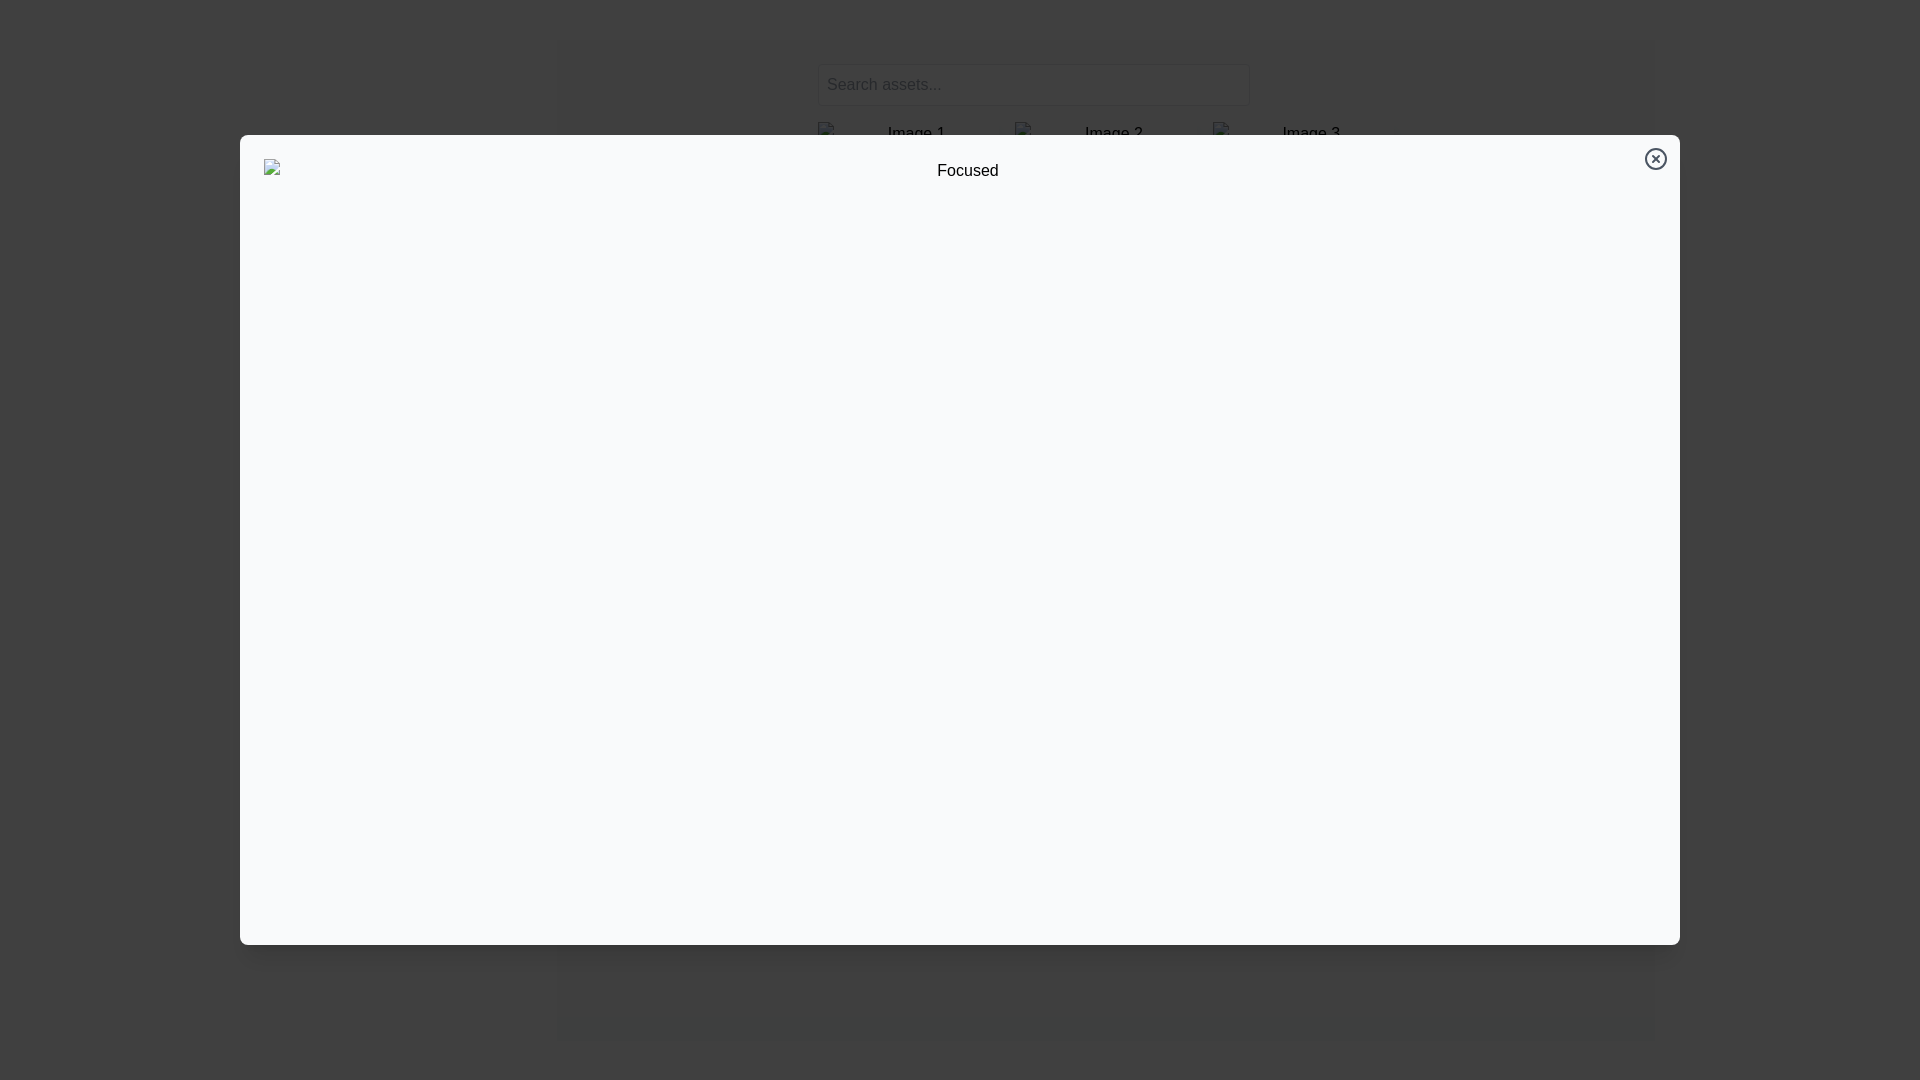 The height and width of the screenshot is (1080, 1920). I want to click on the Thumbnail card displaying 'Image 1', which is the first item in the grid layout with a small thumbnail image on the left and text on the right, so click(907, 134).